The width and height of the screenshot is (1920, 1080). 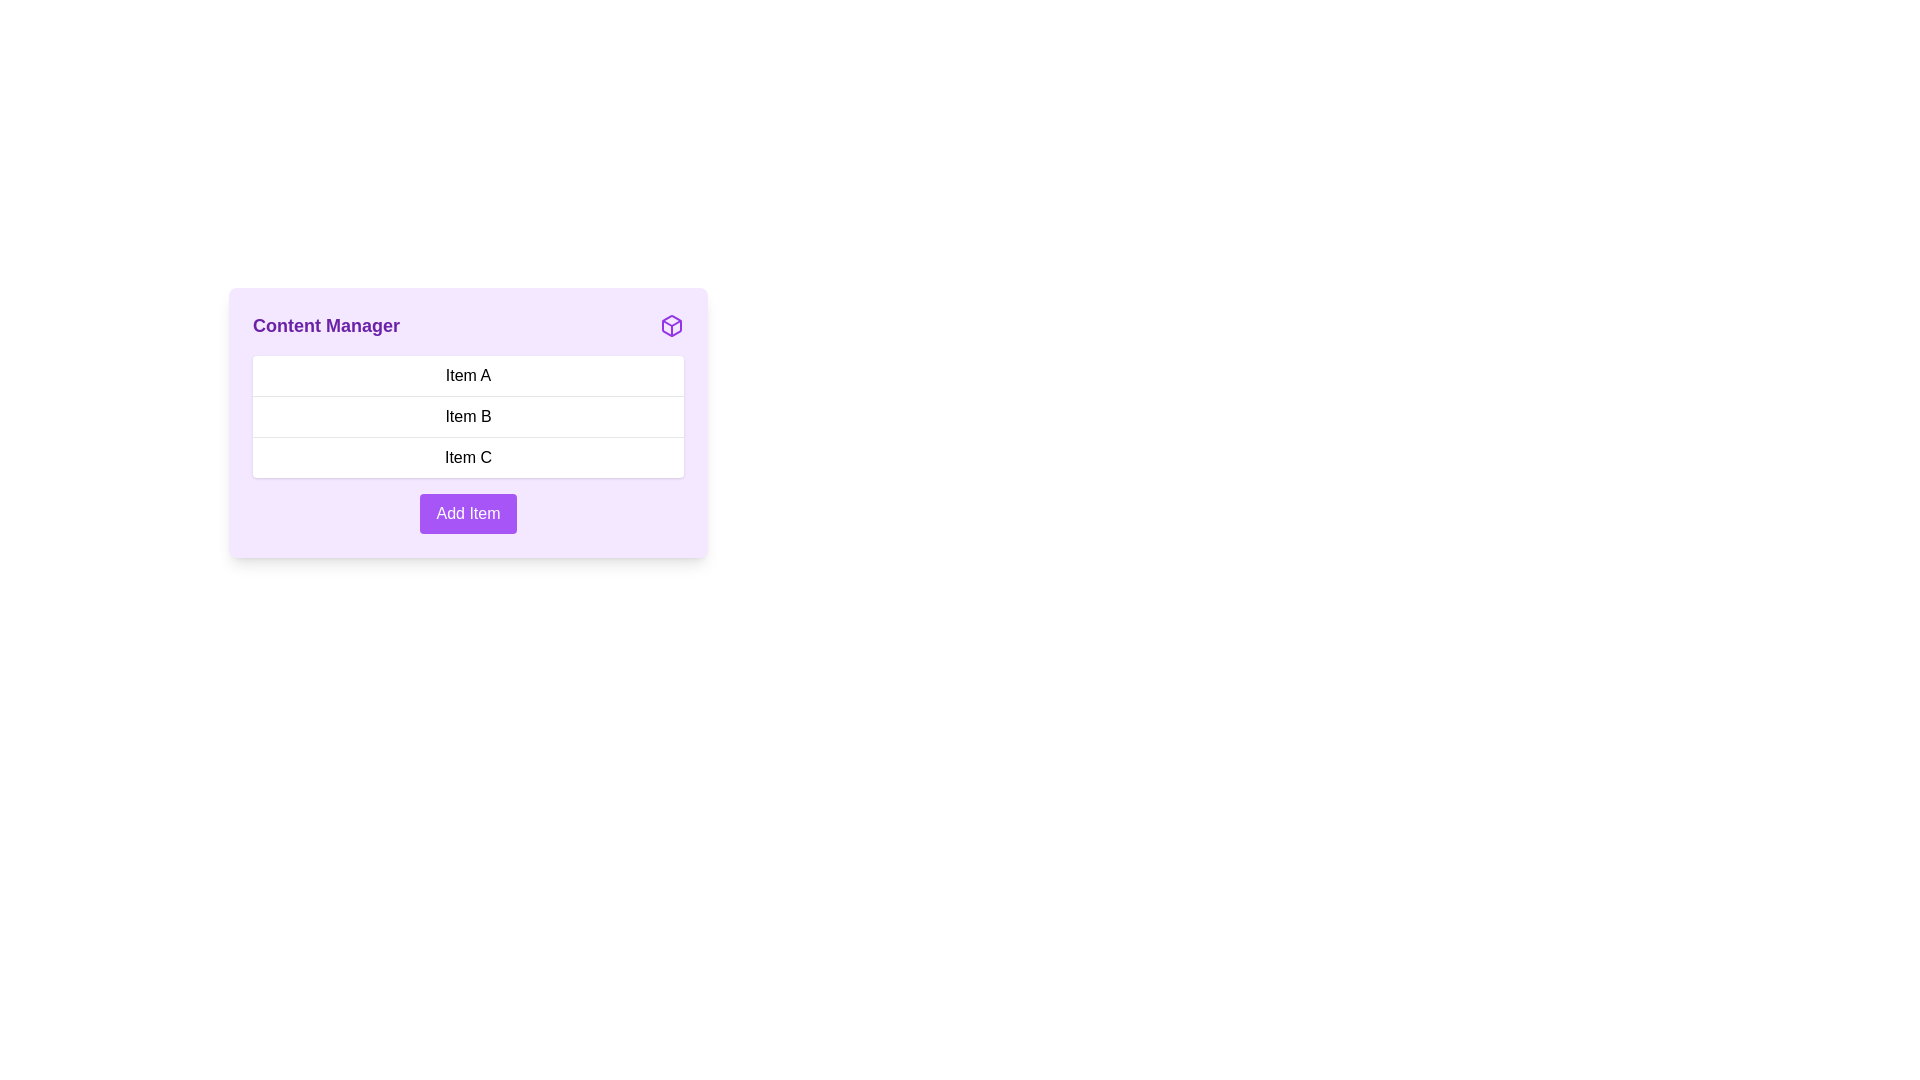 I want to click on the second item in the vertical list, which is related to 'Item B', so click(x=467, y=415).